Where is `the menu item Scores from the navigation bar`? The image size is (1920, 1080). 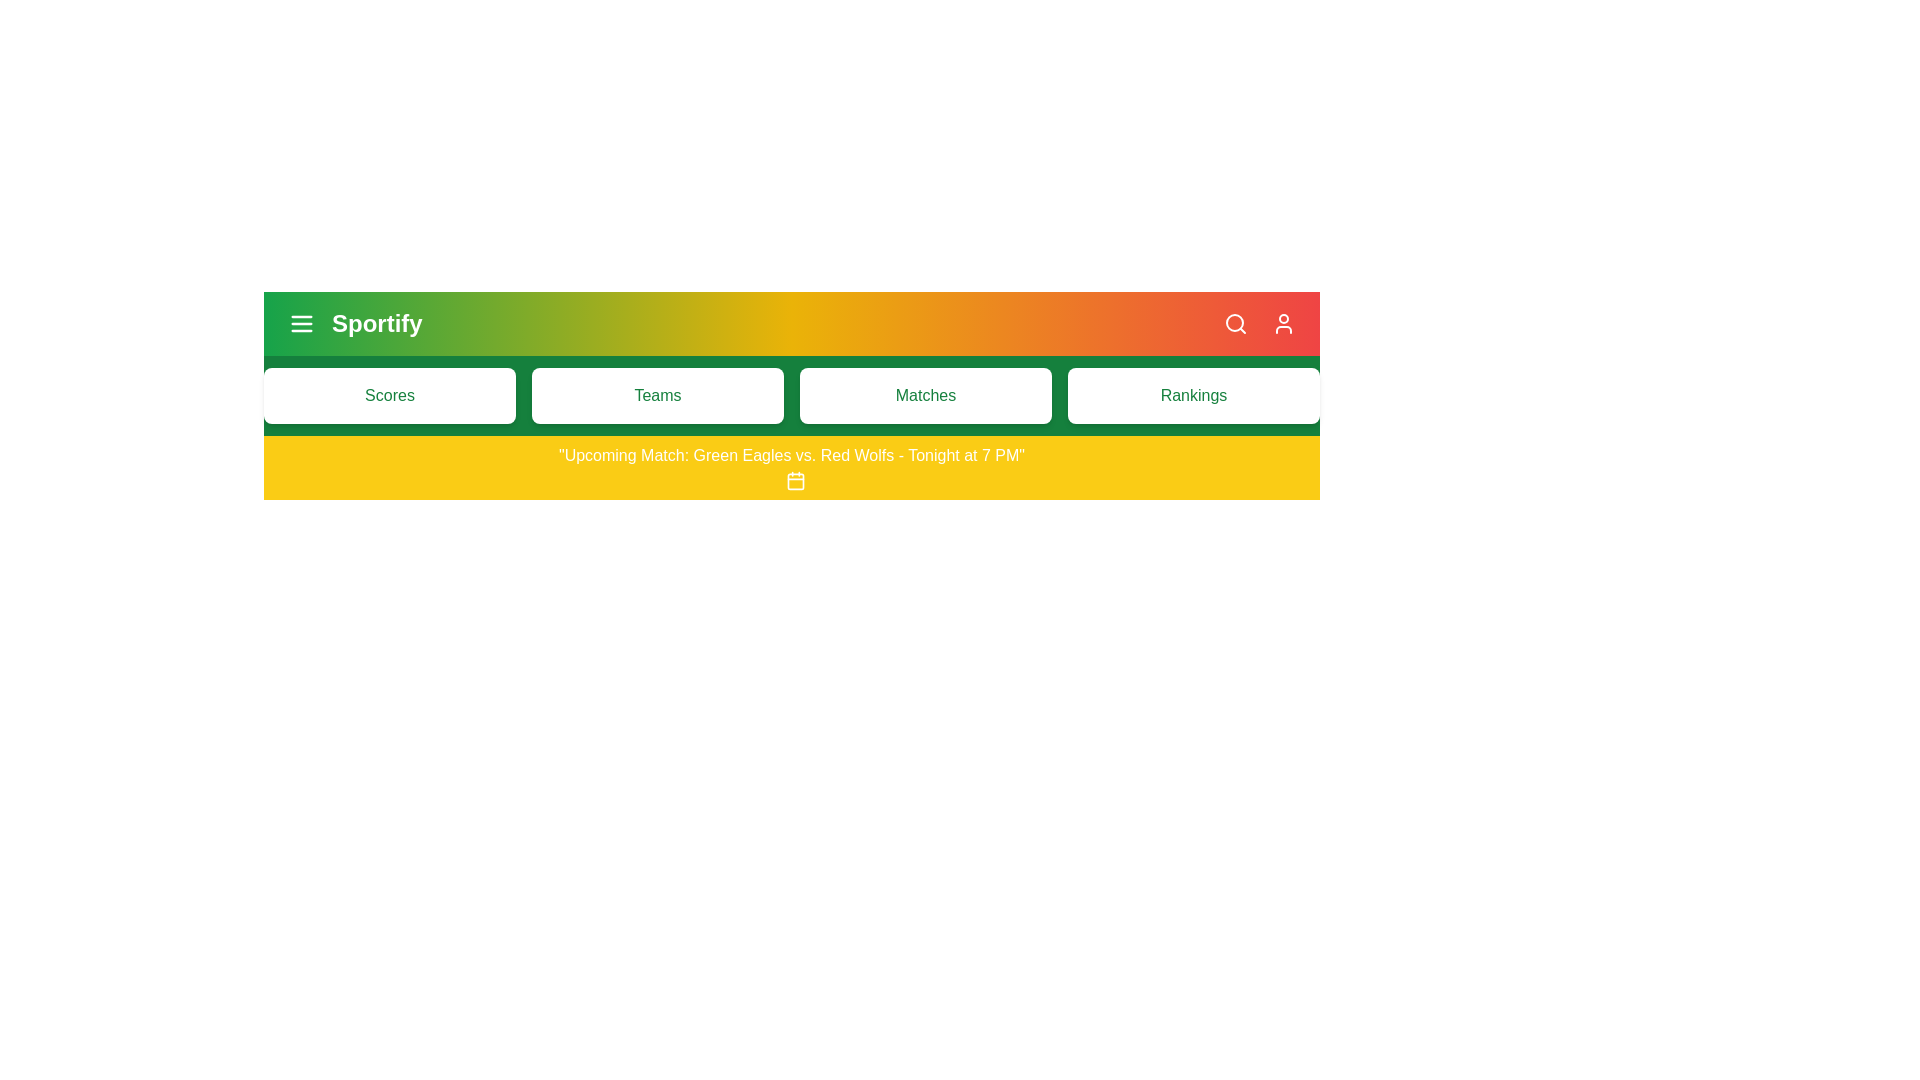 the menu item Scores from the navigation bar is located at coordinates (389, 396).